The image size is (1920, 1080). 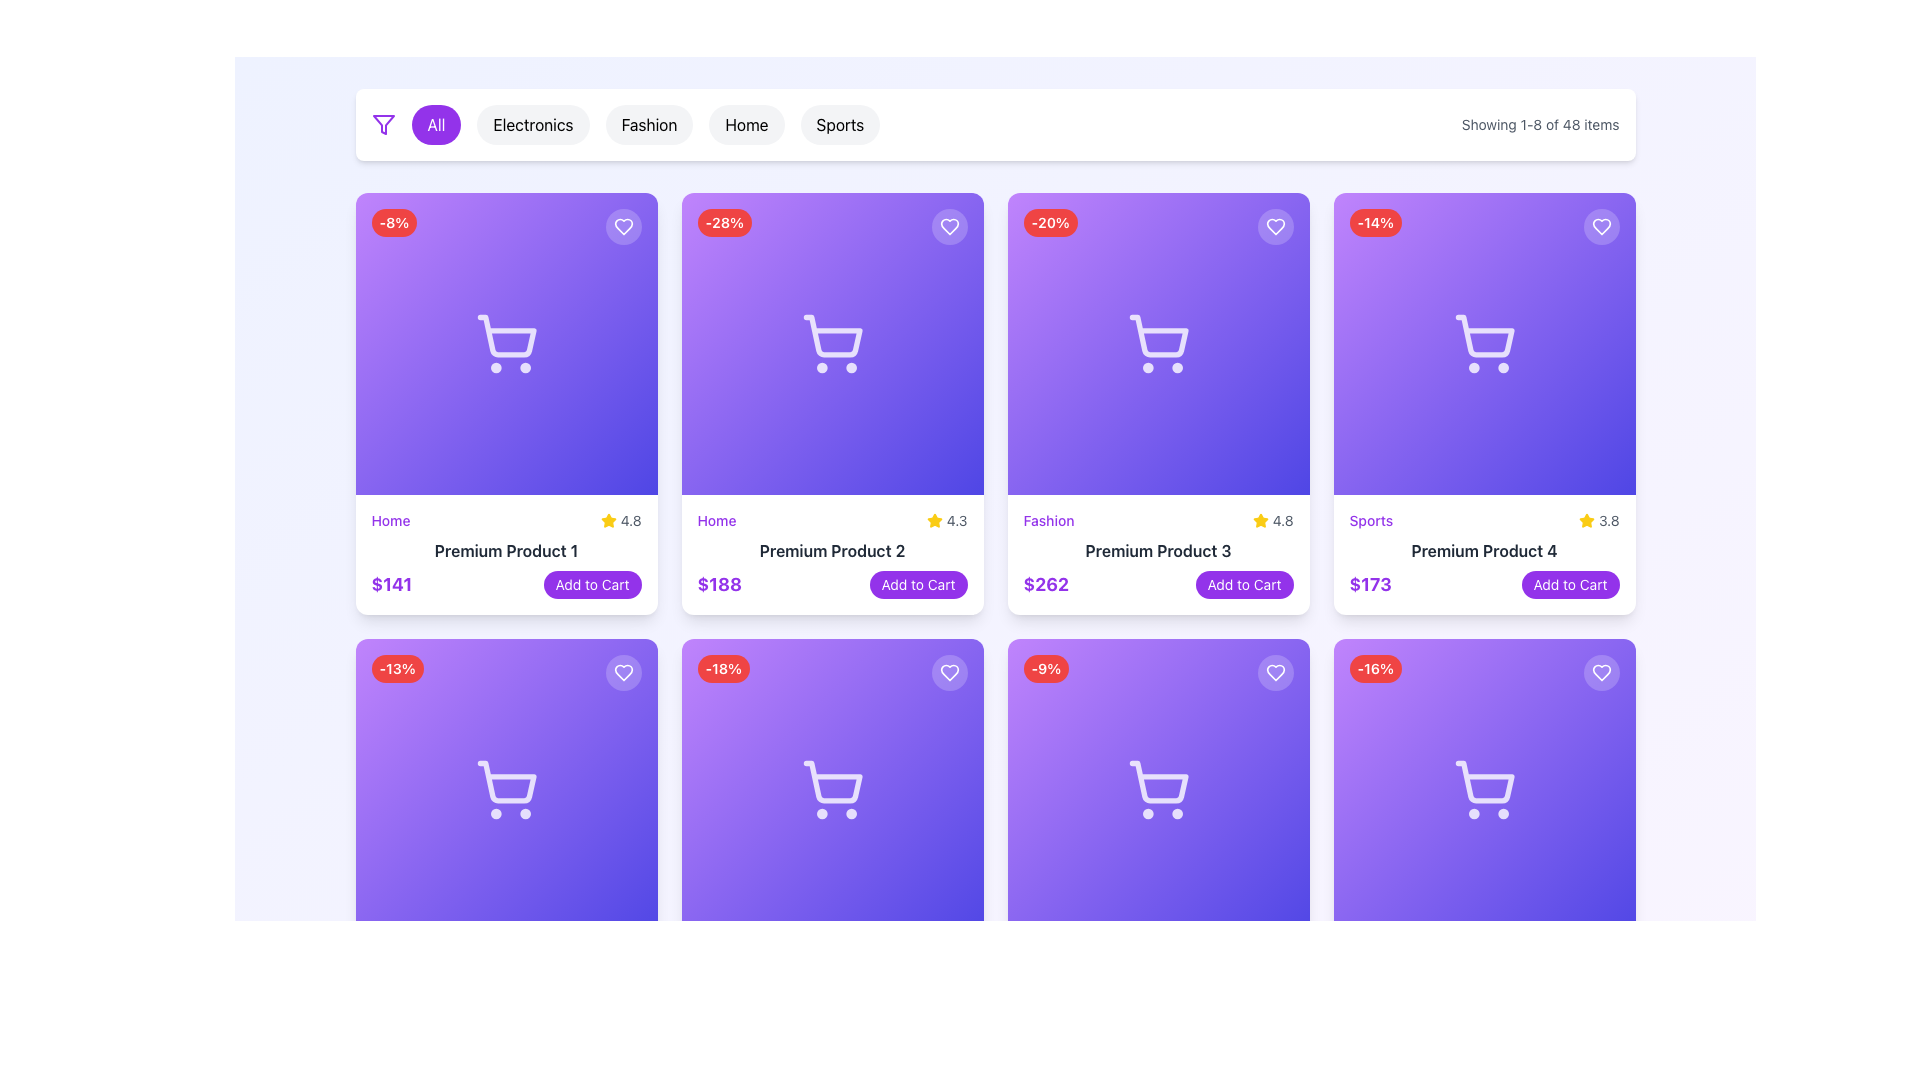 I want to click on the label indicating 'Premium Product 4', located in the fourth product card of the grid layout under the 'Sports' description and above the '$173' price tag, so click(x=1484, y=551).